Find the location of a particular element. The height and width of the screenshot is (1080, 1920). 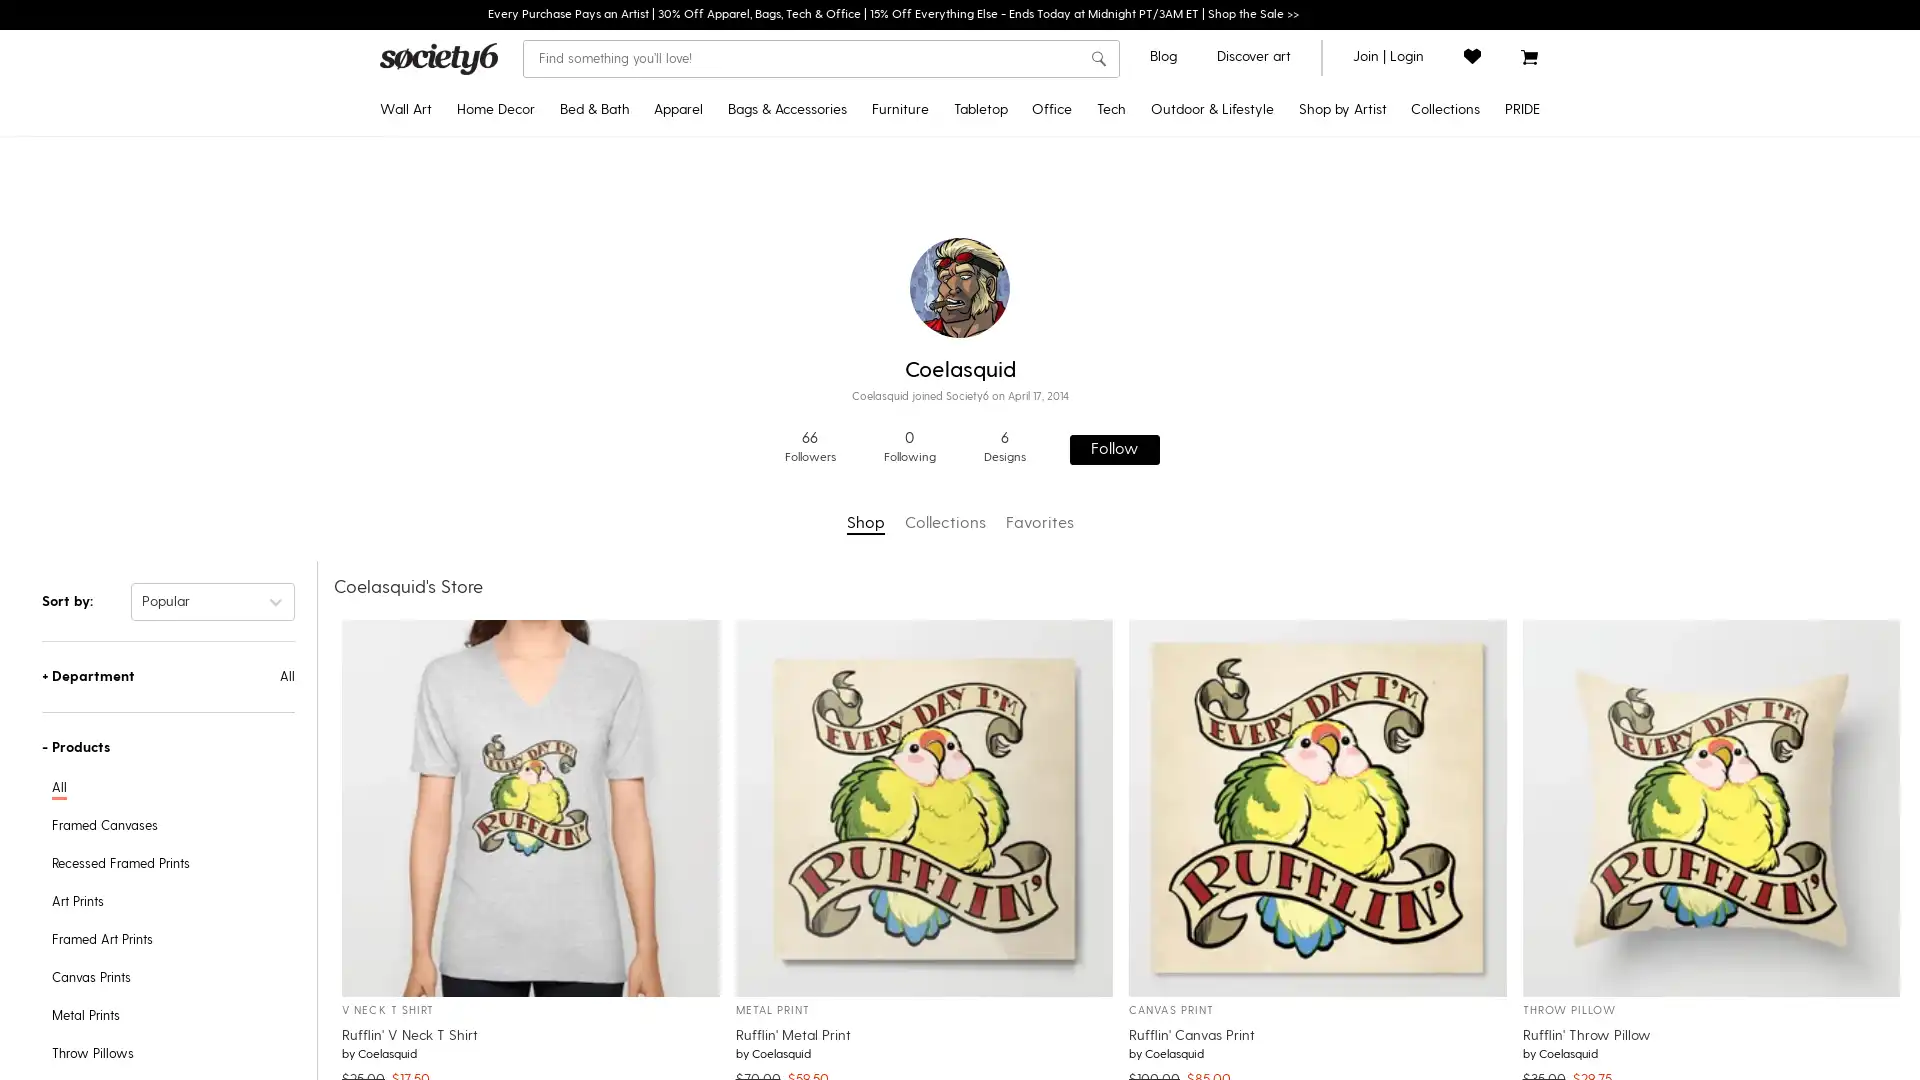

Comforters is located at coordinates (637, 160).